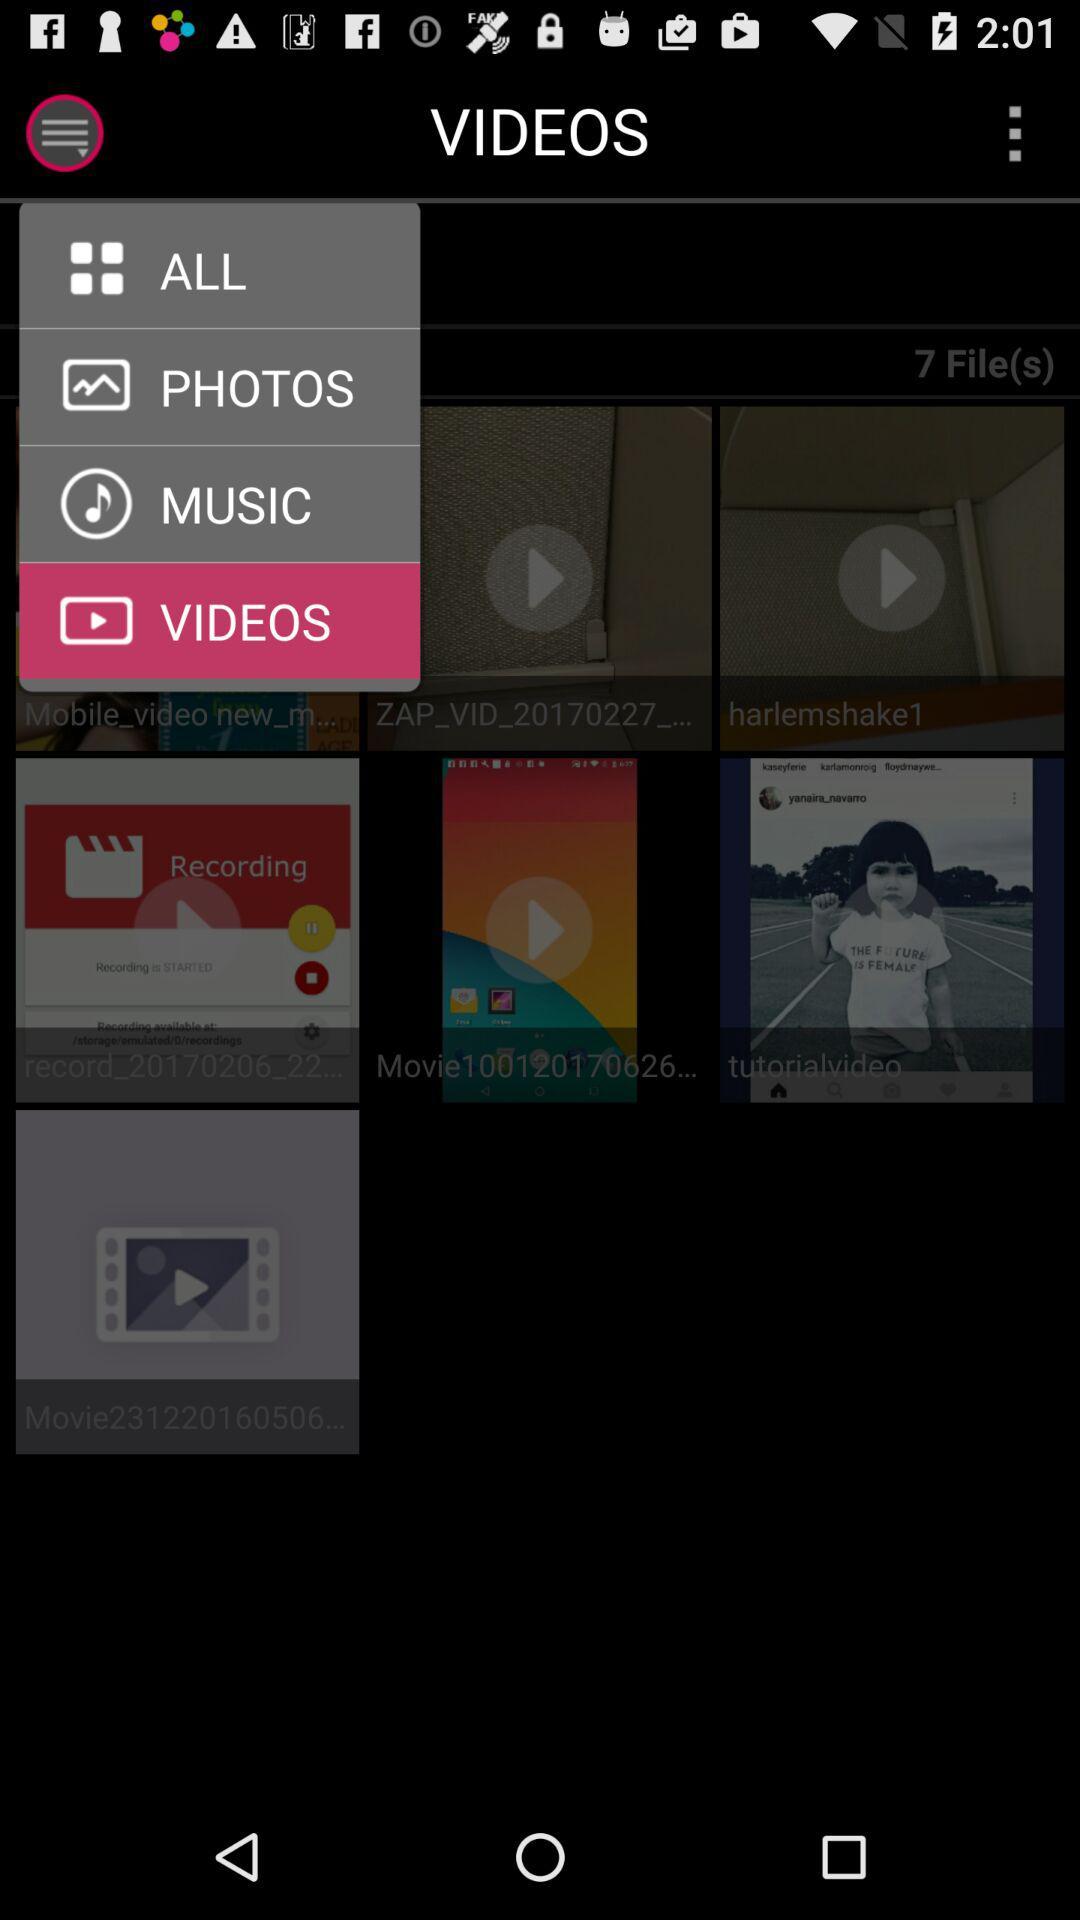 This screenshot has height=1920, width=1080. What do you see at coordinates (219, 328) in the screenshot?
I see `open all portion of menu` at bounding box center [219, 328].